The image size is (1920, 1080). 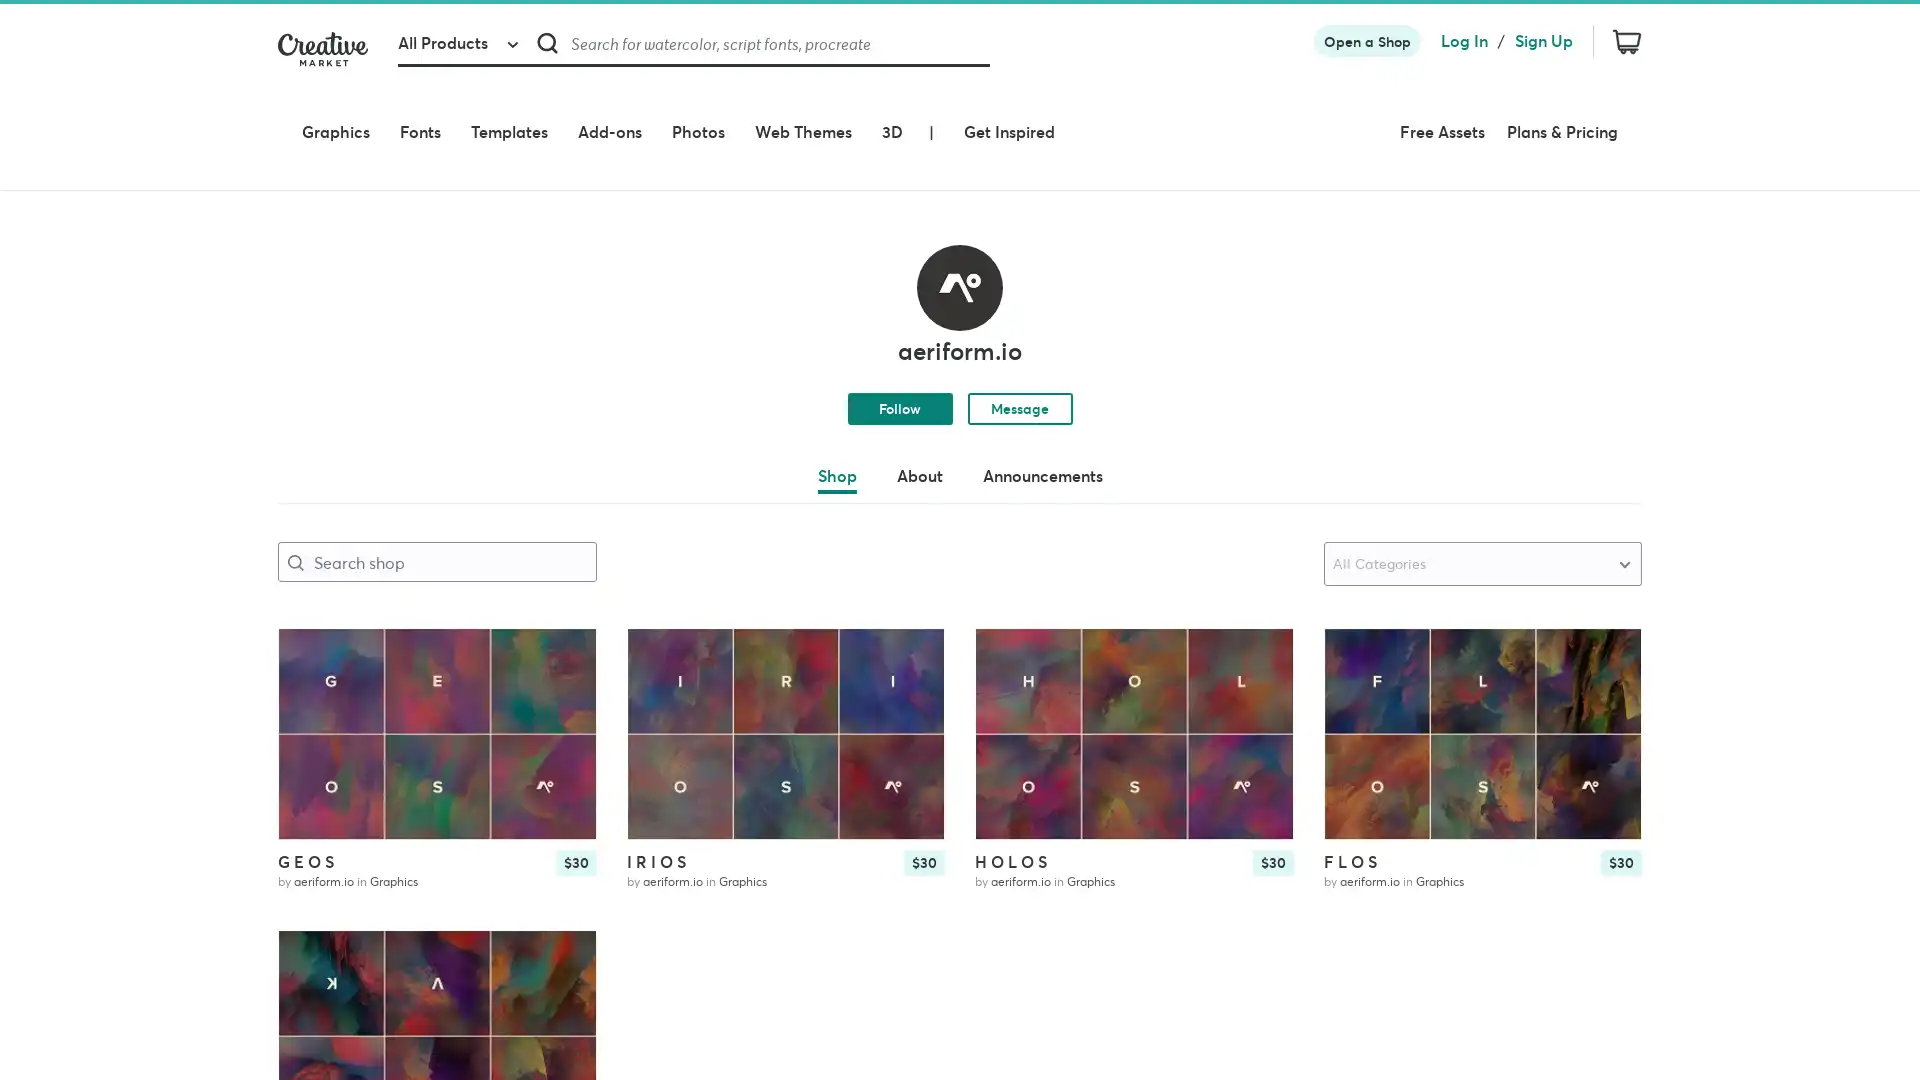 What do you see at coordinates (1609, 586) in the screenshot?
I see `Like` at bounding box center [1609, 586].